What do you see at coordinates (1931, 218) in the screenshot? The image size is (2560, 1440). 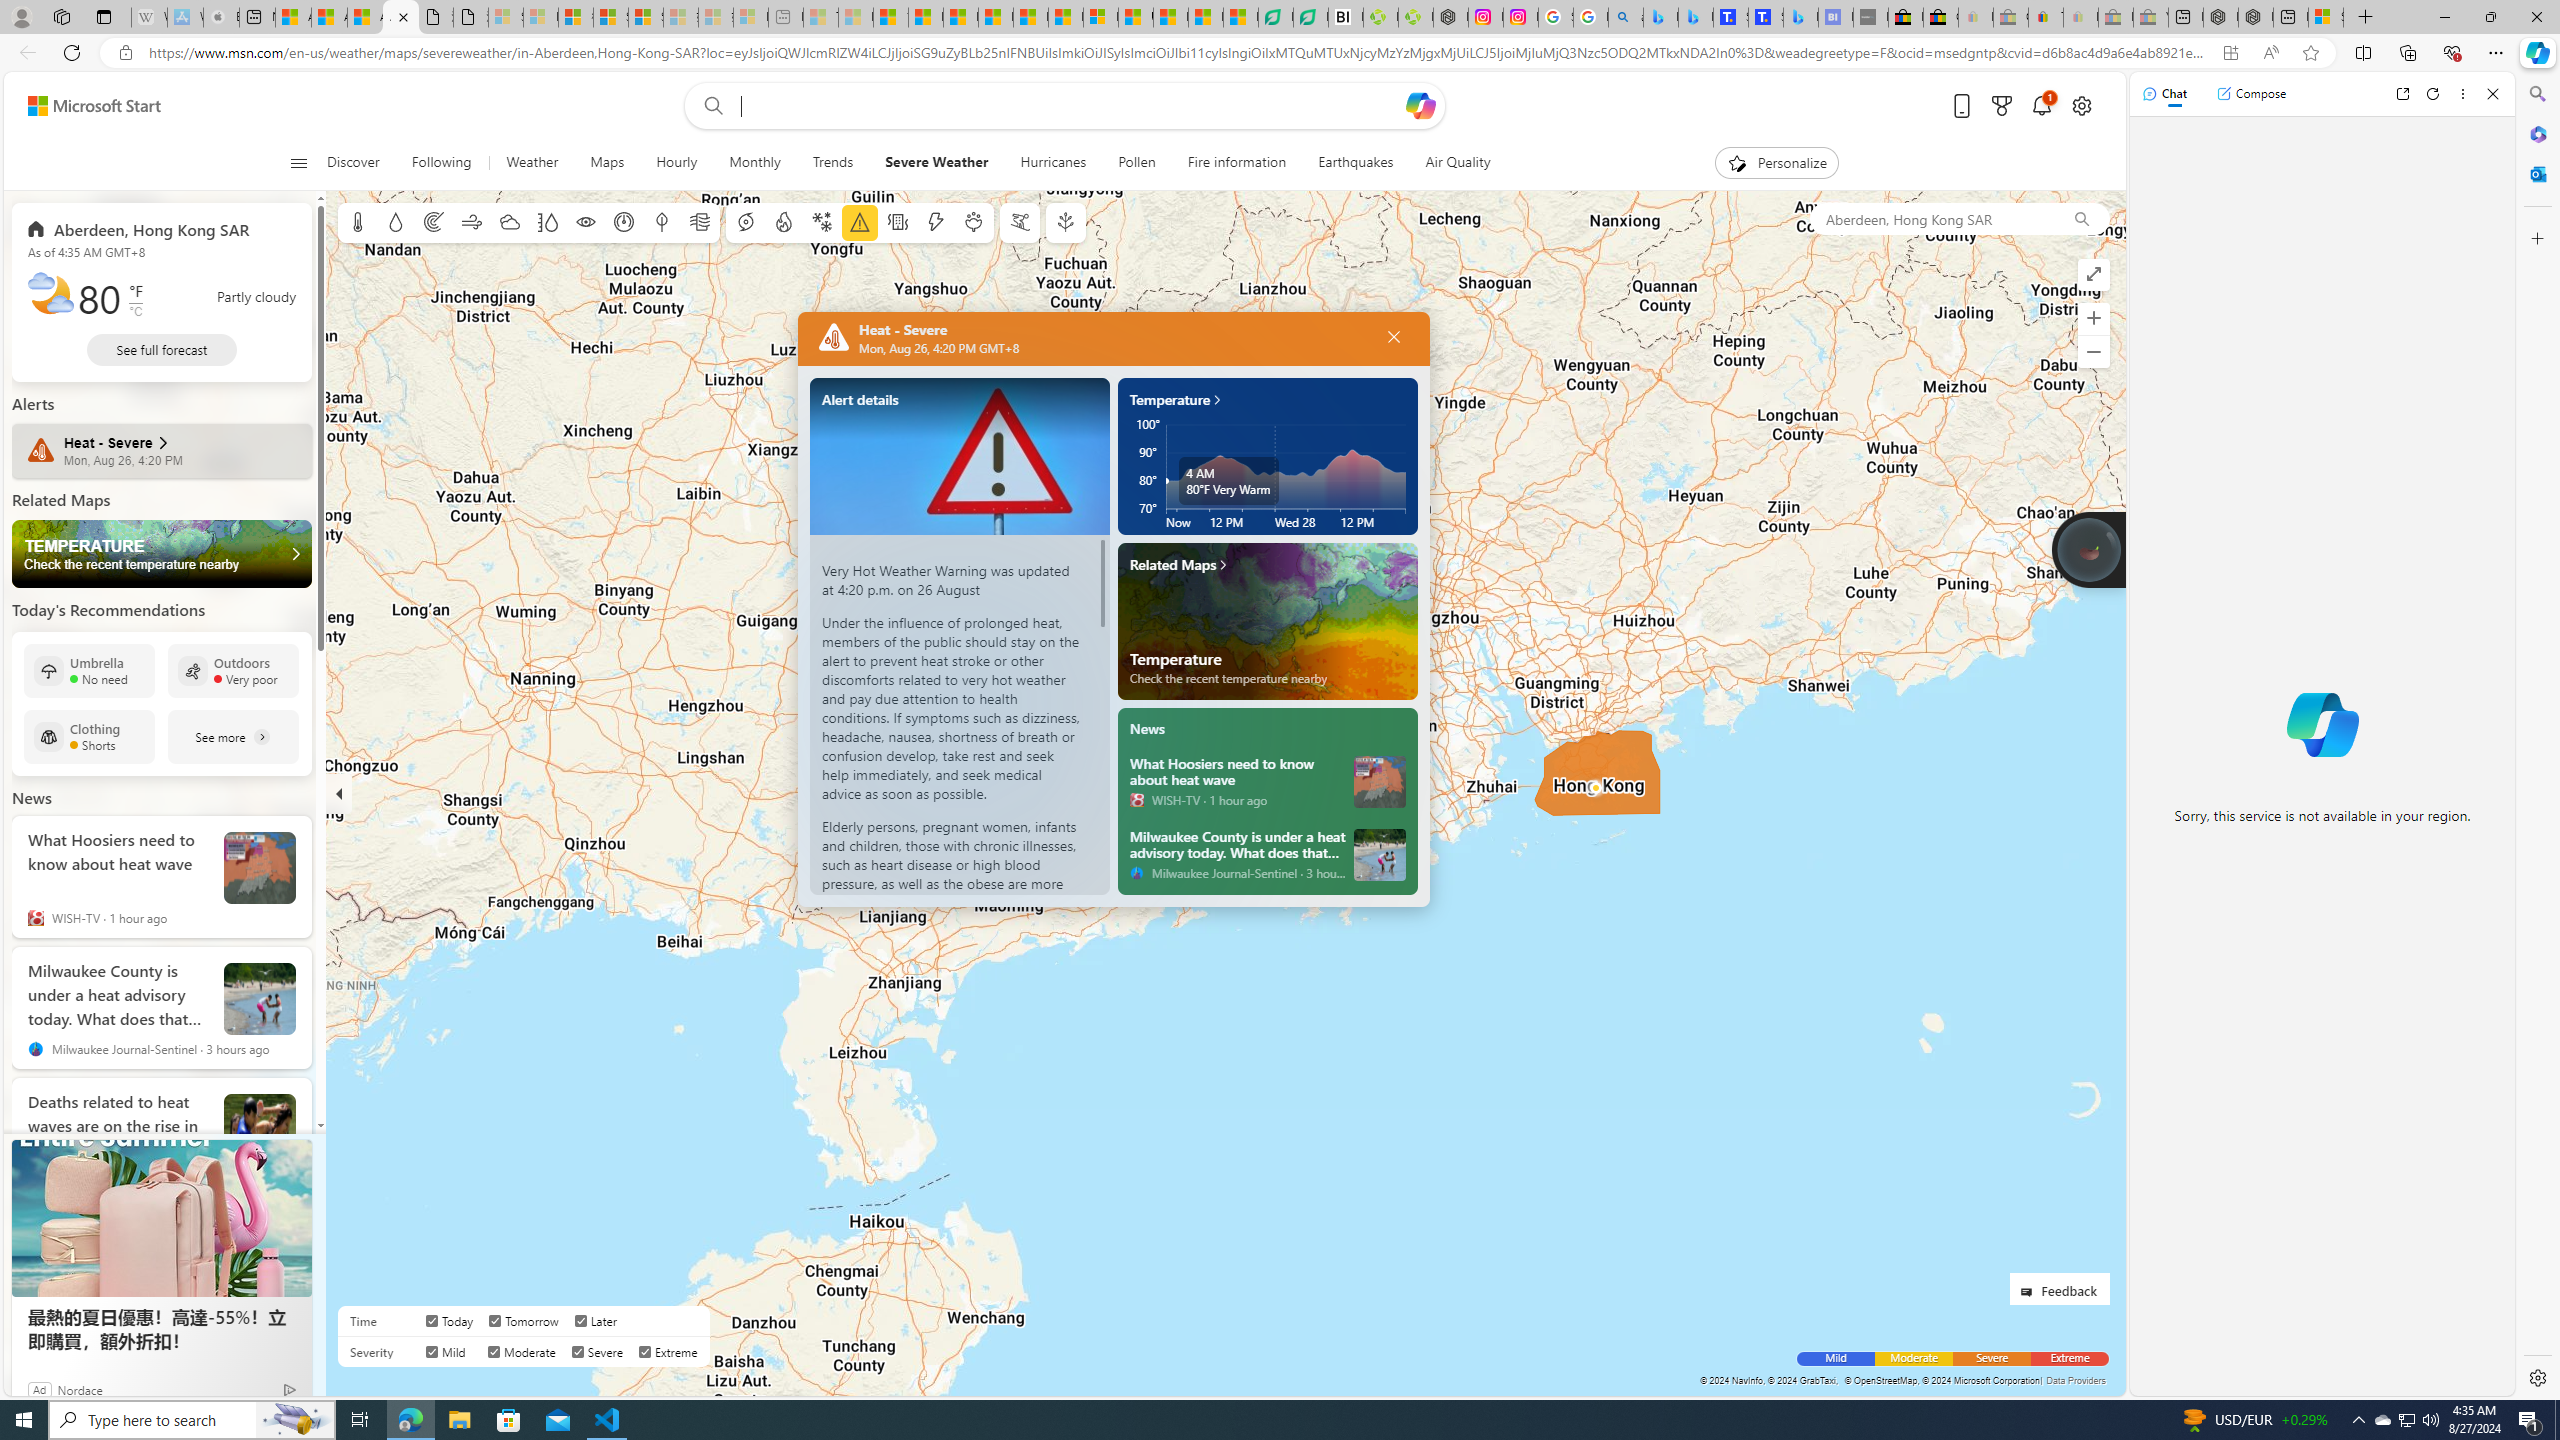 I see `'Aberdeen, Hong Kong SAR'` at bounding box center [1931, 218].